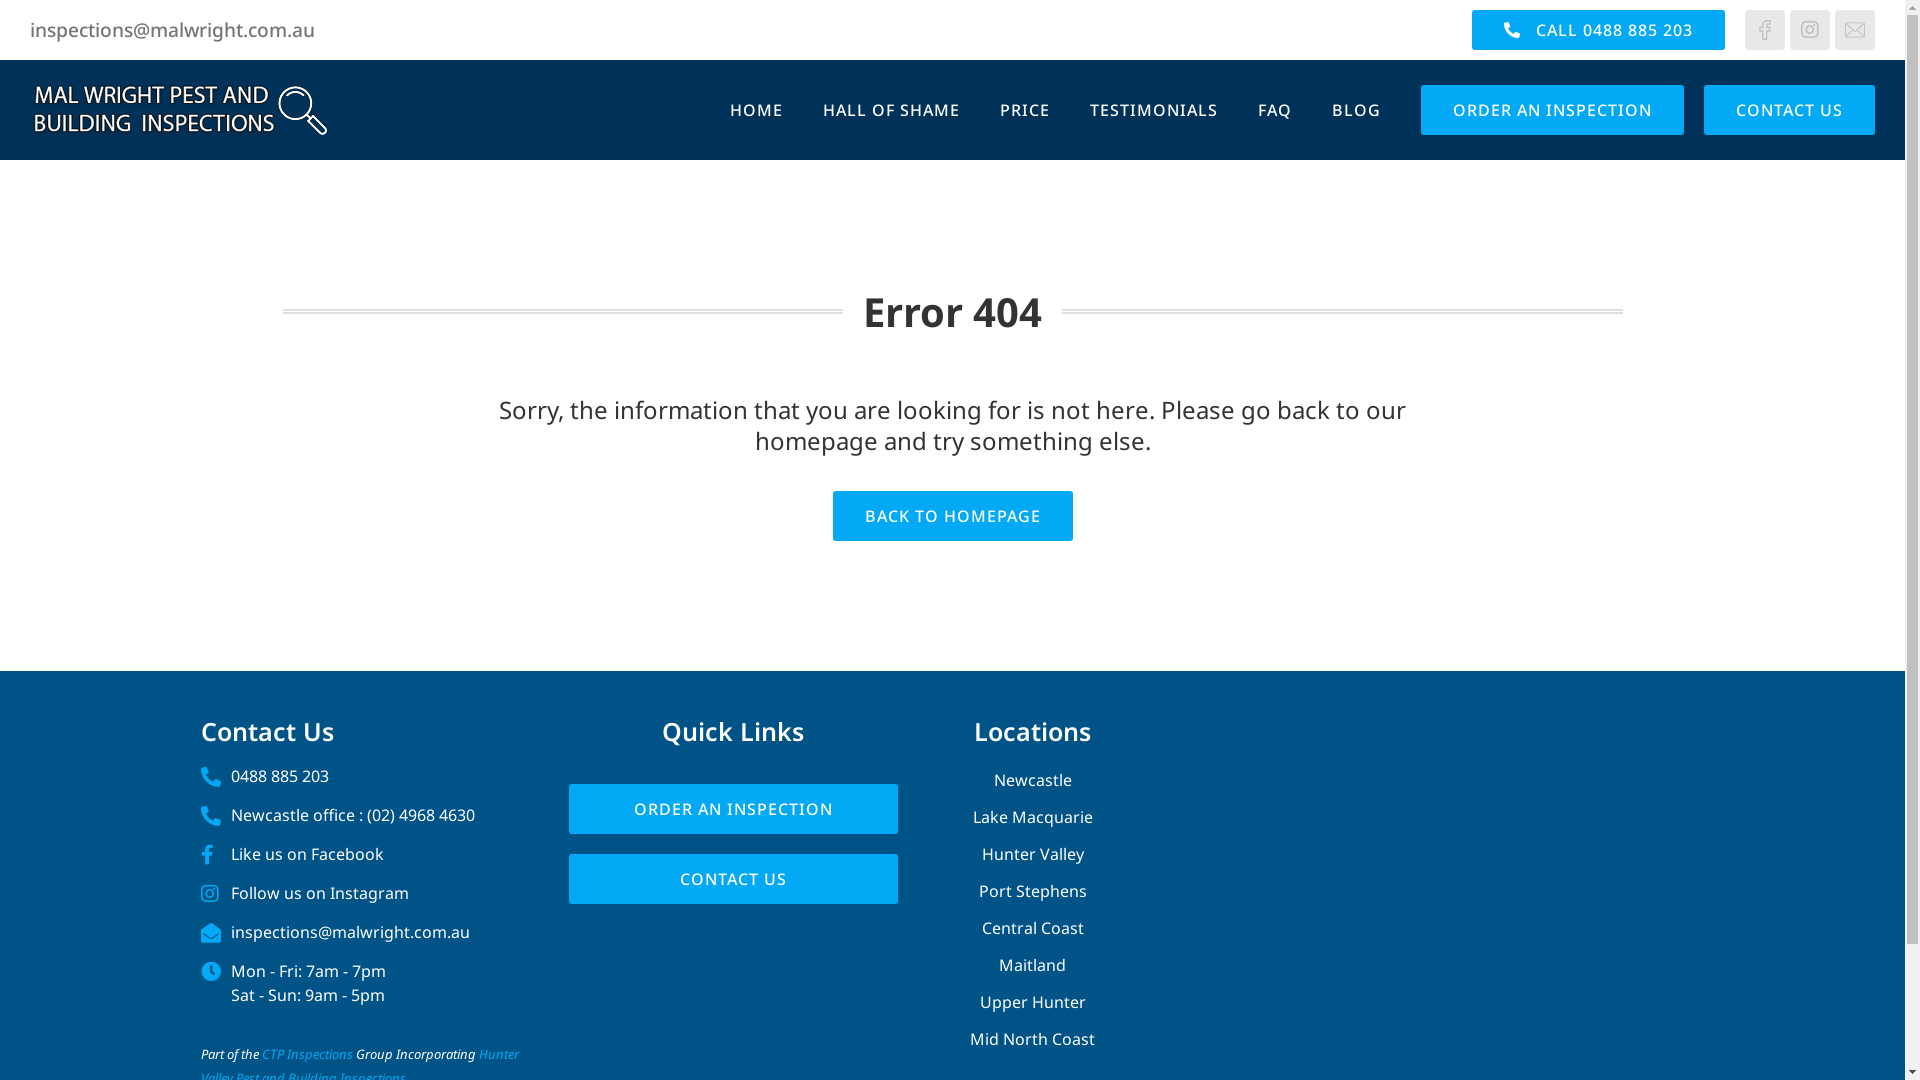 The image size is (1920, 1080). Describe the element at coordinates (1032, 1002) in the screenshot. I see `'Upper Hunter'` at that location.